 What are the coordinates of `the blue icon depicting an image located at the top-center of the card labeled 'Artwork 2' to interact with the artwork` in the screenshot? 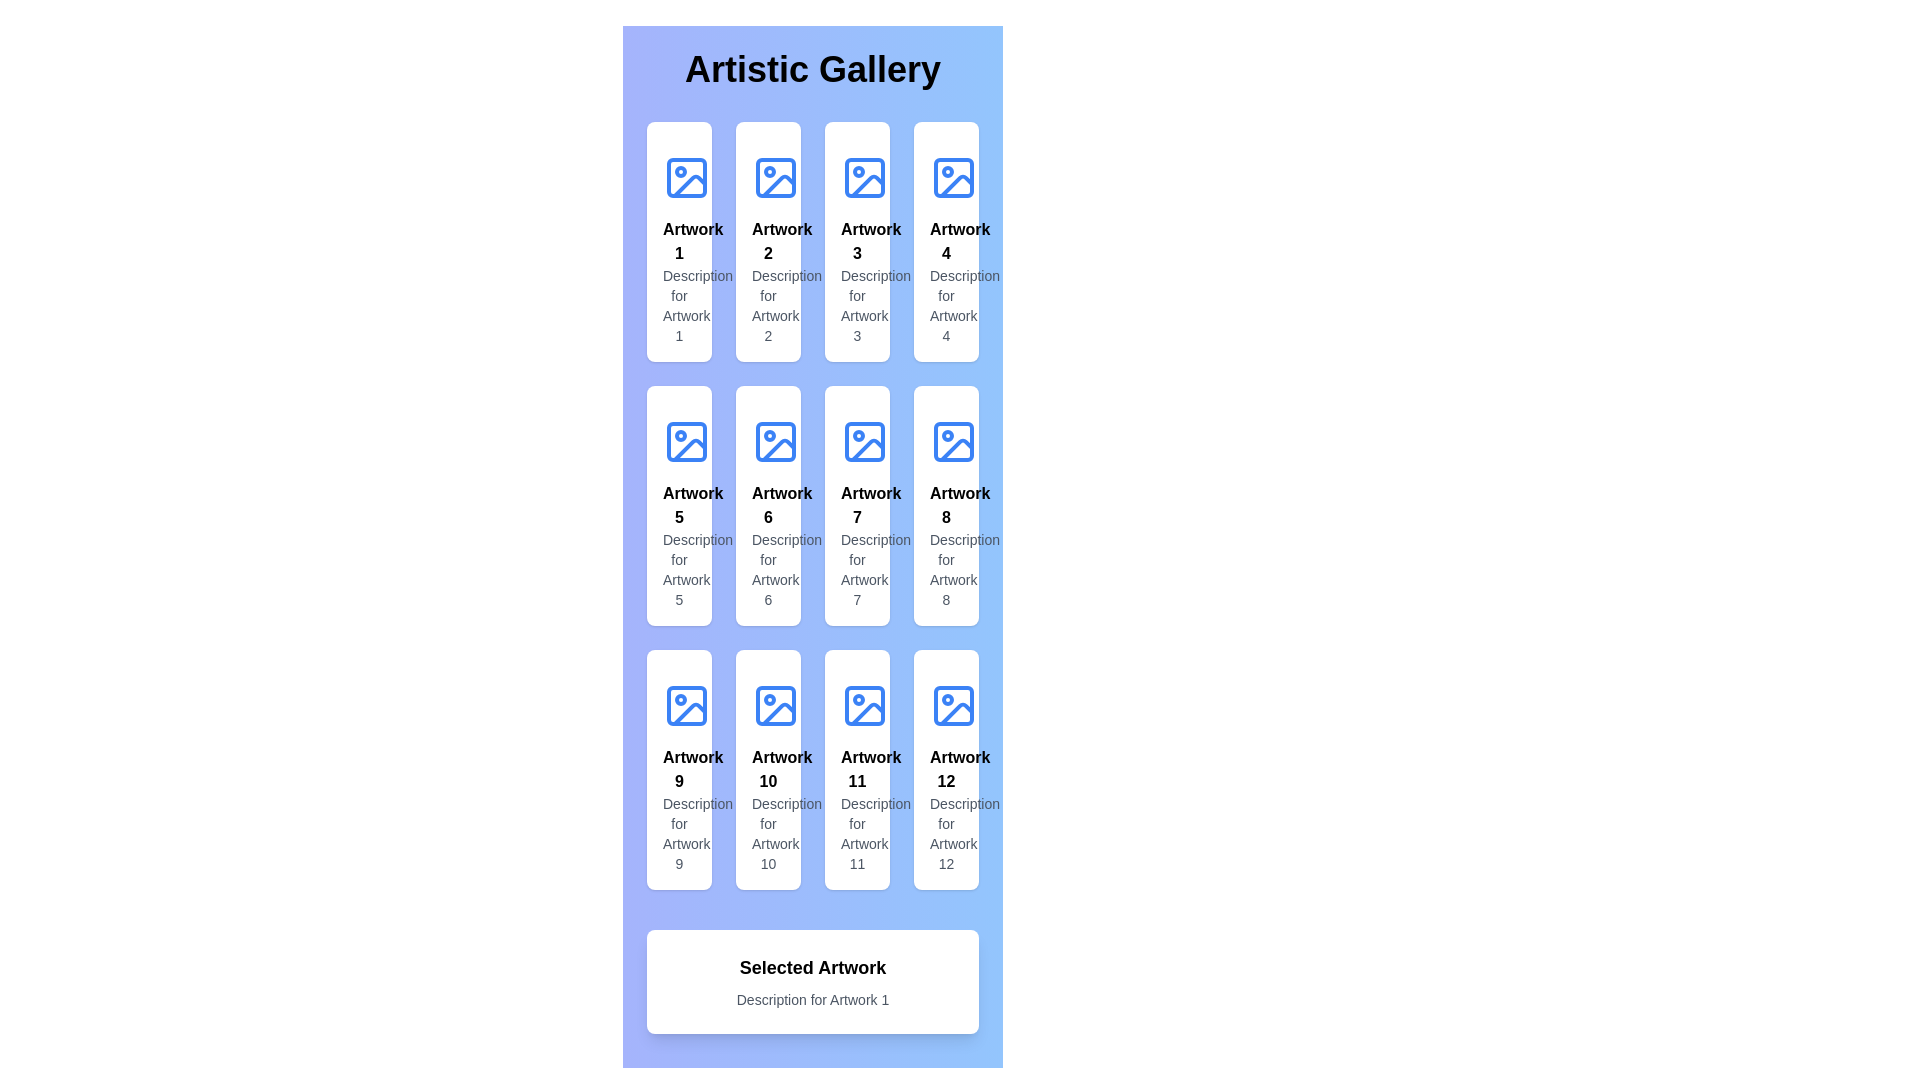 It's located at (775, 176).